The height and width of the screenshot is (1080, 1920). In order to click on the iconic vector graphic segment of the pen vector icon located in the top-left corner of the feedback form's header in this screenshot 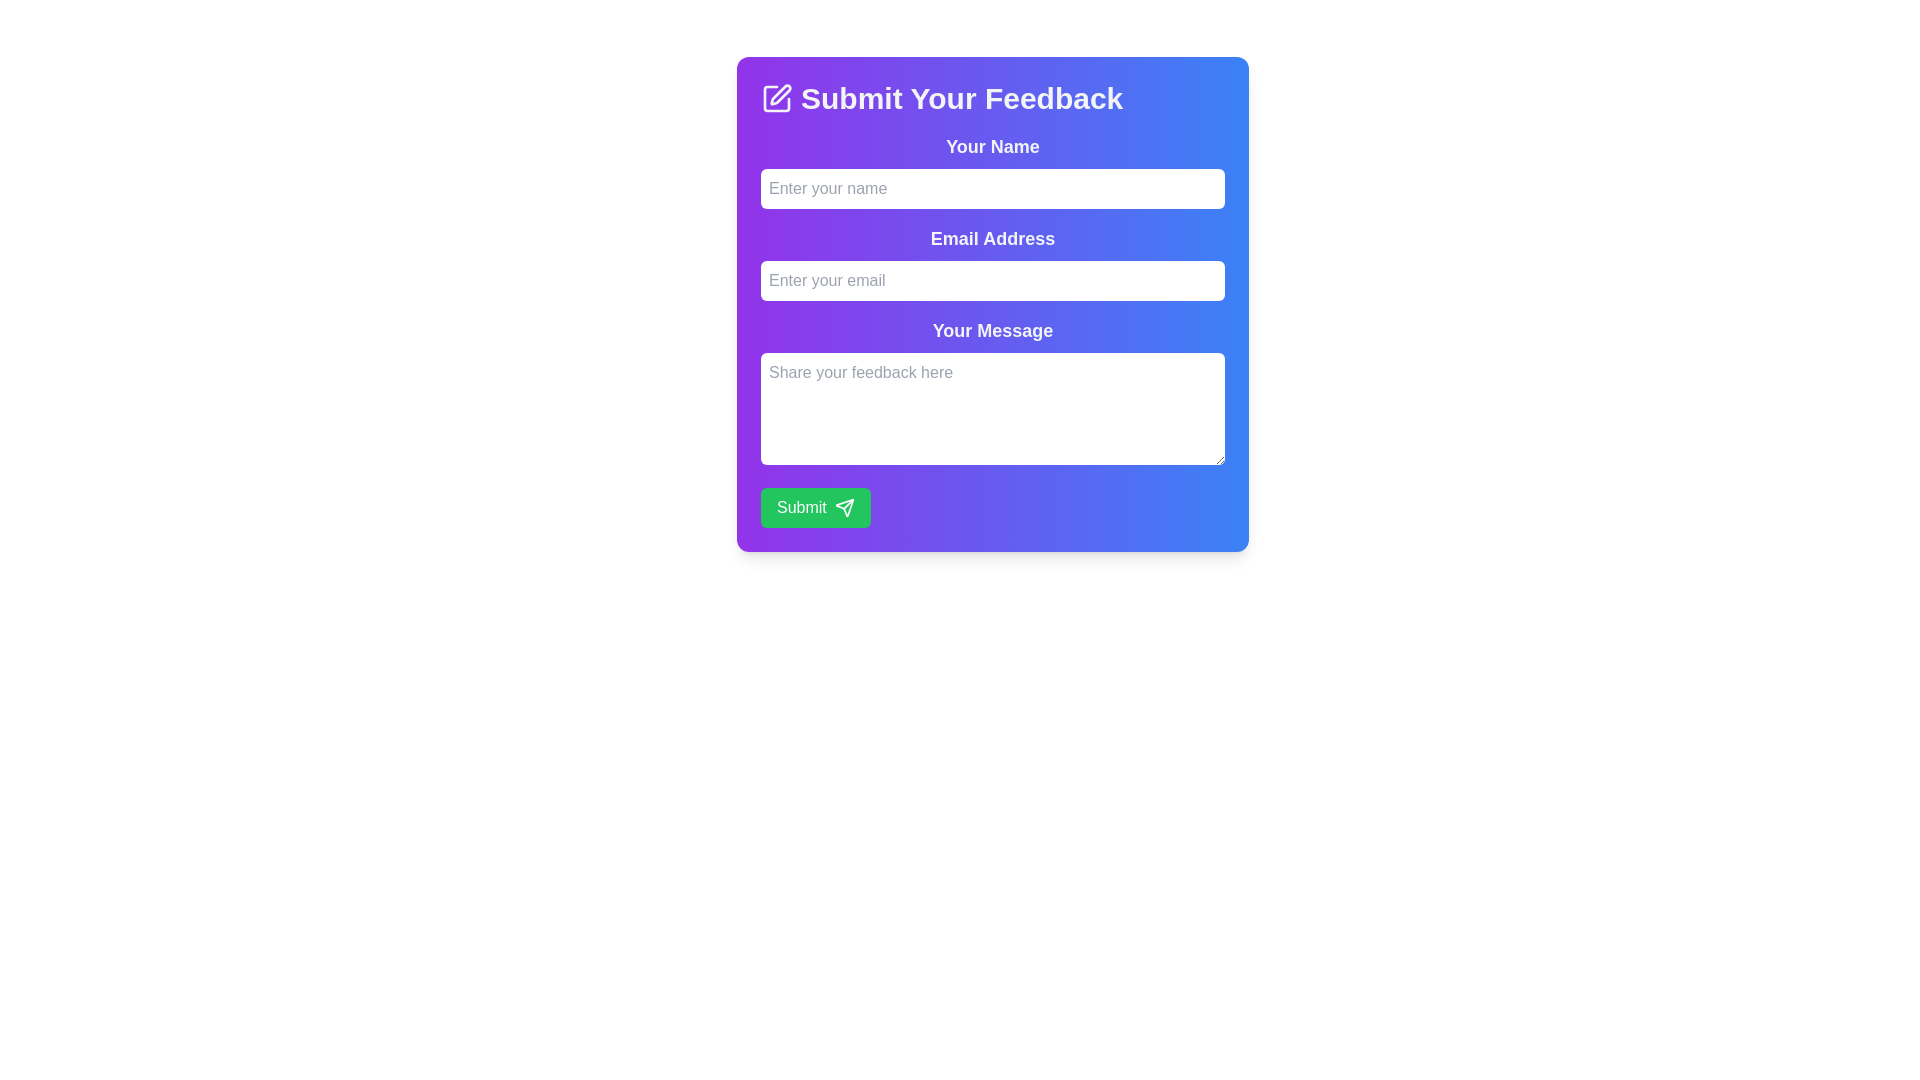, I will do `click(780, 95)`.